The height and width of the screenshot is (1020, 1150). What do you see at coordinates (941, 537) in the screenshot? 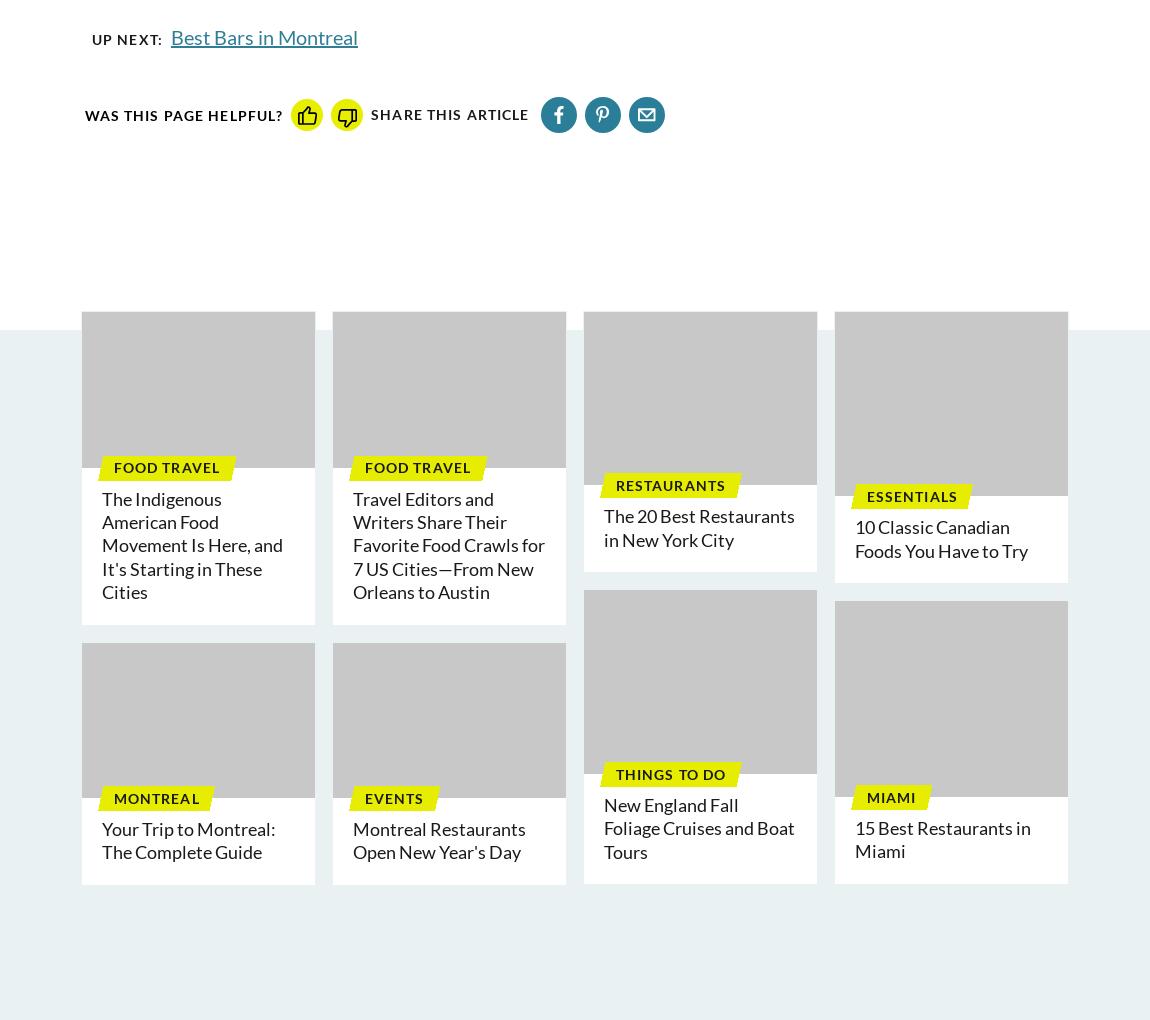
I see `'10 Classic Canadian Foods You Have to Try'` at bounding box center [941, 537].